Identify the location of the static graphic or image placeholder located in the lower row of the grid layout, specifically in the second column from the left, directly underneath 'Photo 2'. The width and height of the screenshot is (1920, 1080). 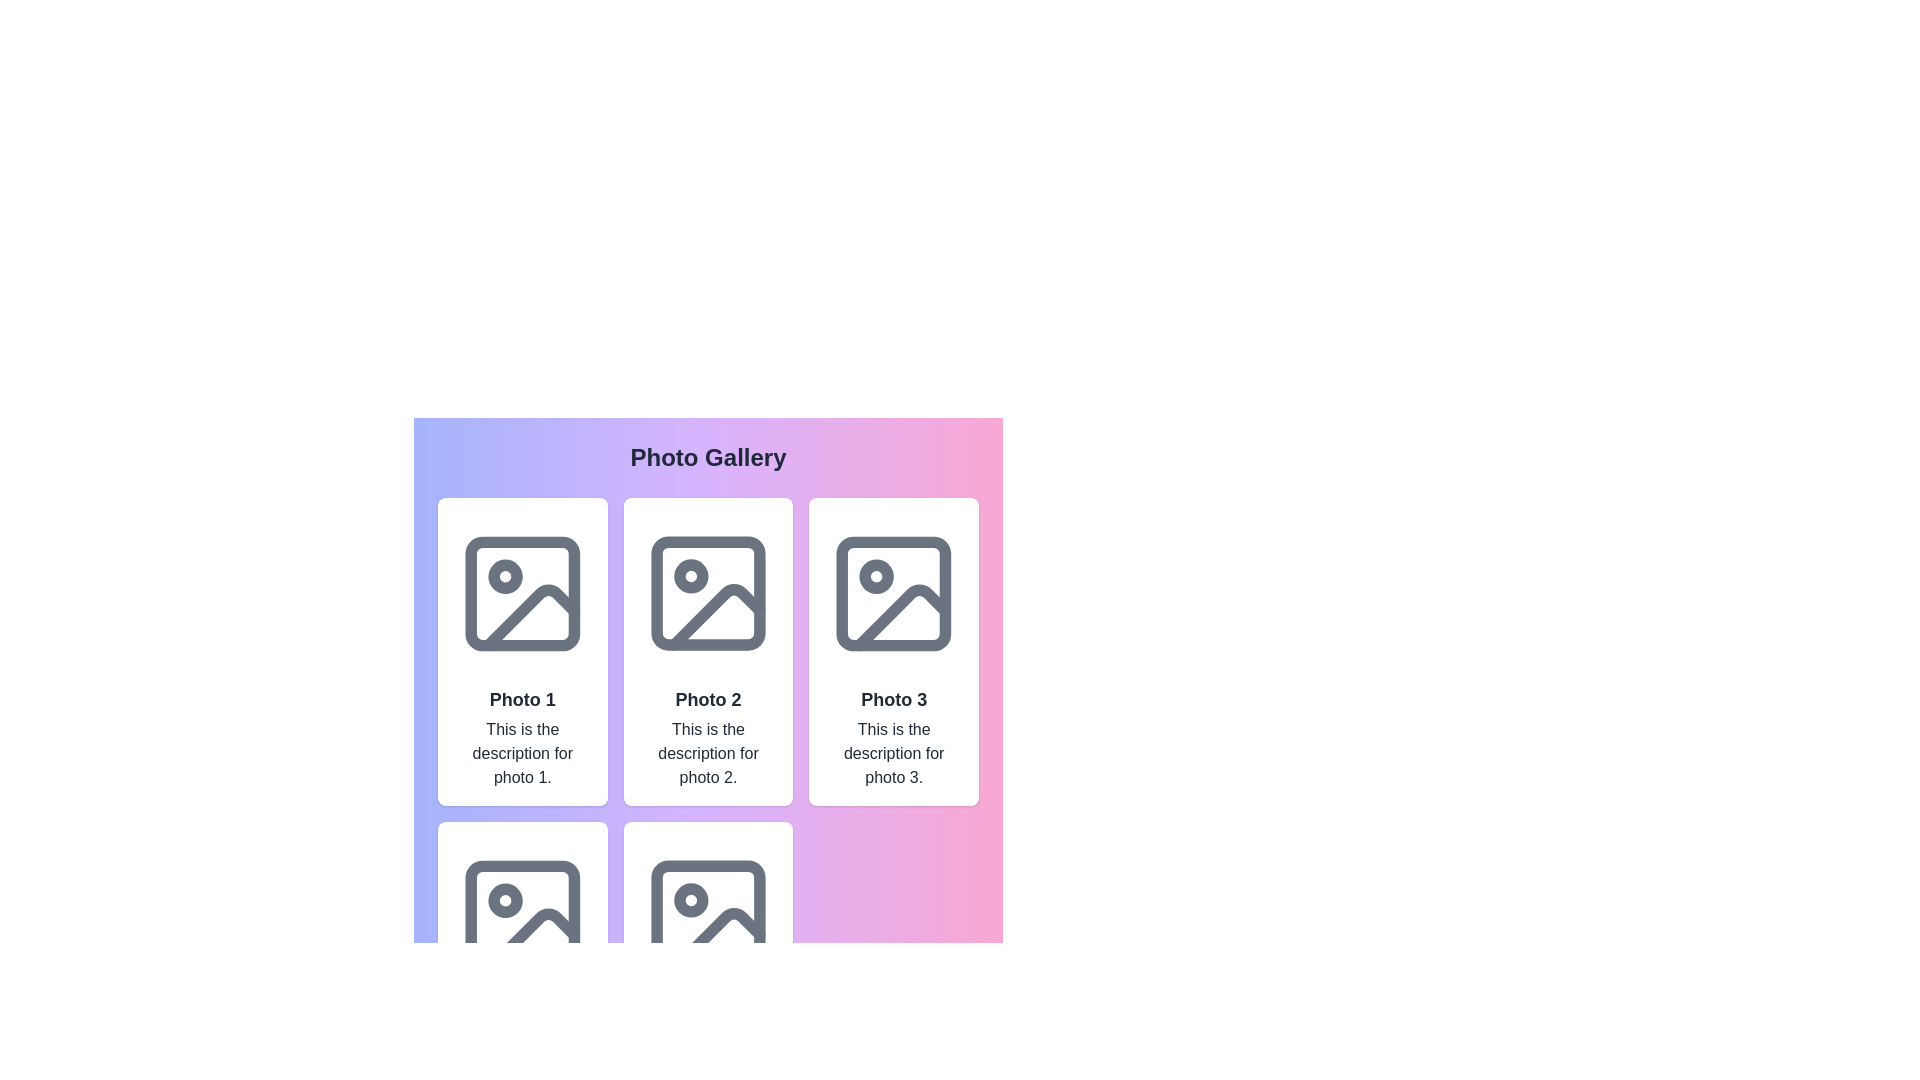
(708, 918).